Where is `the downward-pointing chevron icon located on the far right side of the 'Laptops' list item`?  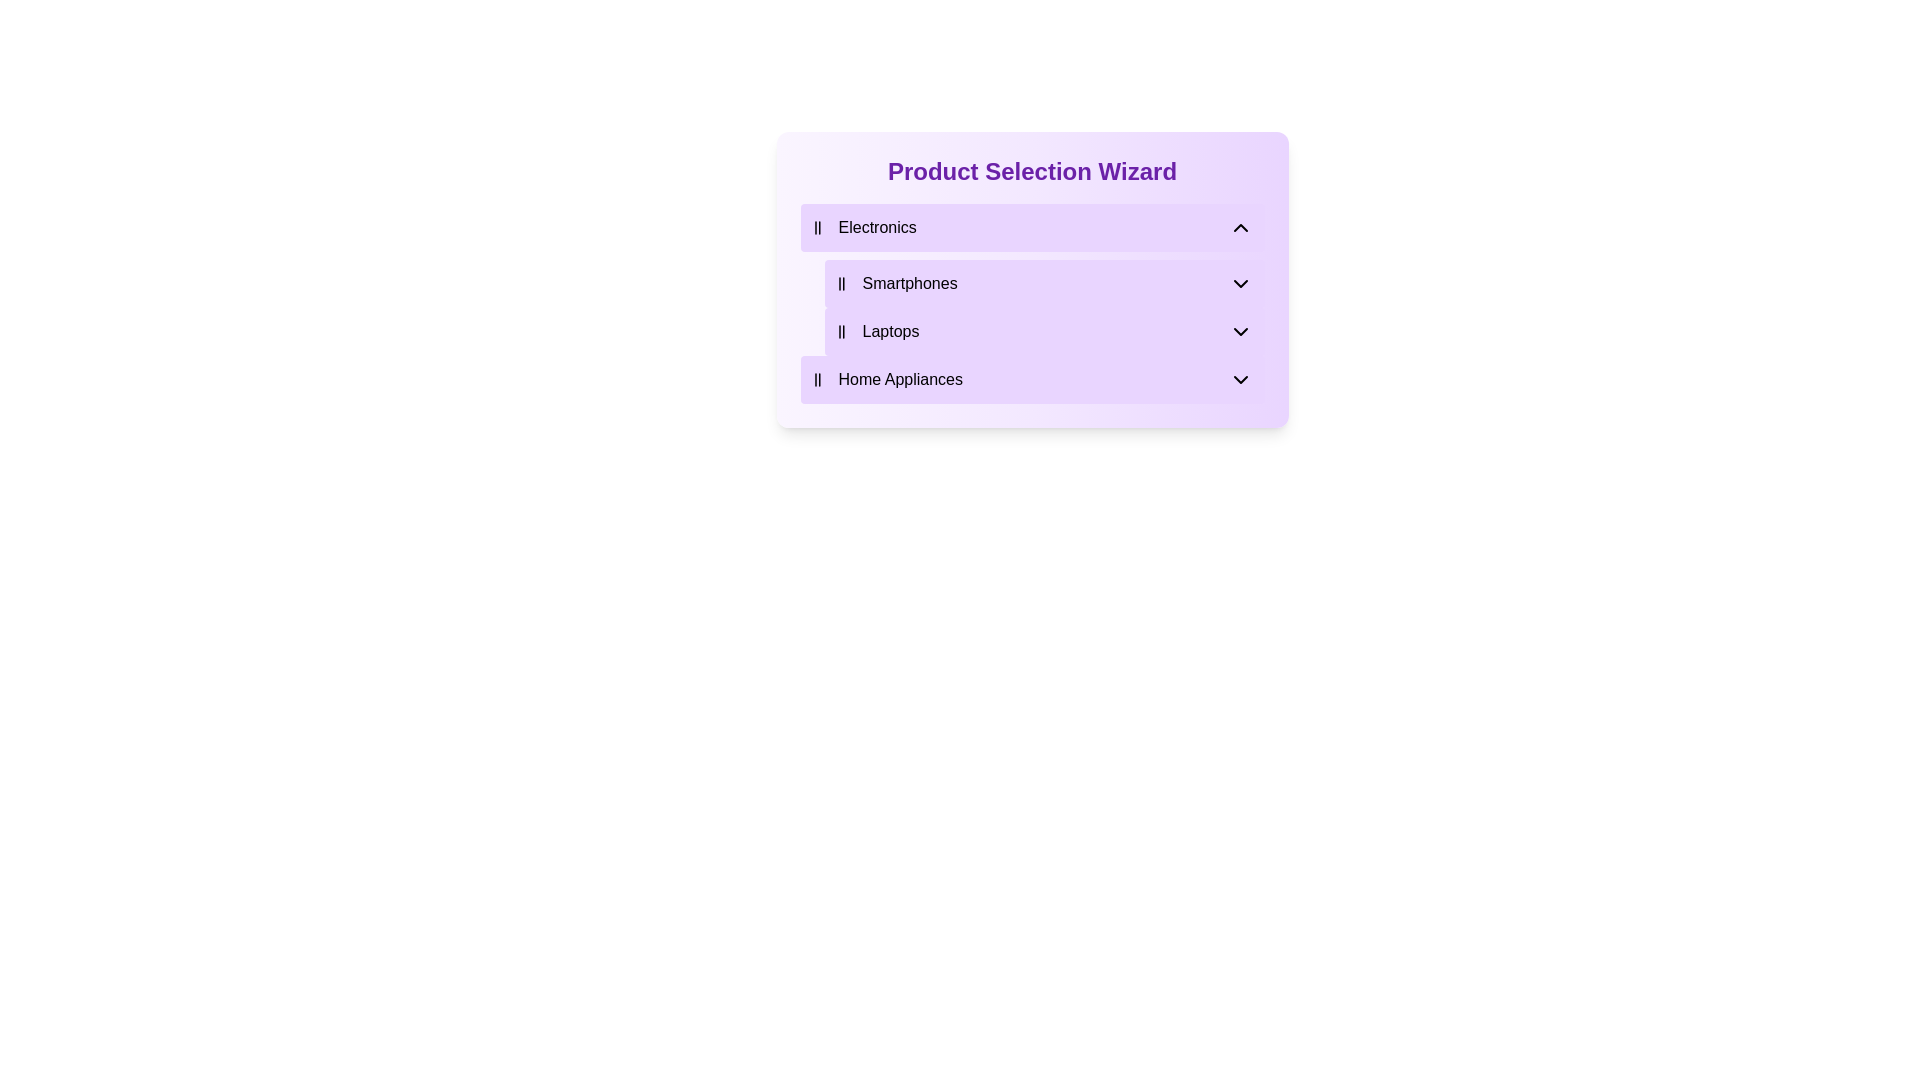 the downward-pointing chevron icon located on the far right side of the 'Laptops' list item is located at coordinates (1239, 330).